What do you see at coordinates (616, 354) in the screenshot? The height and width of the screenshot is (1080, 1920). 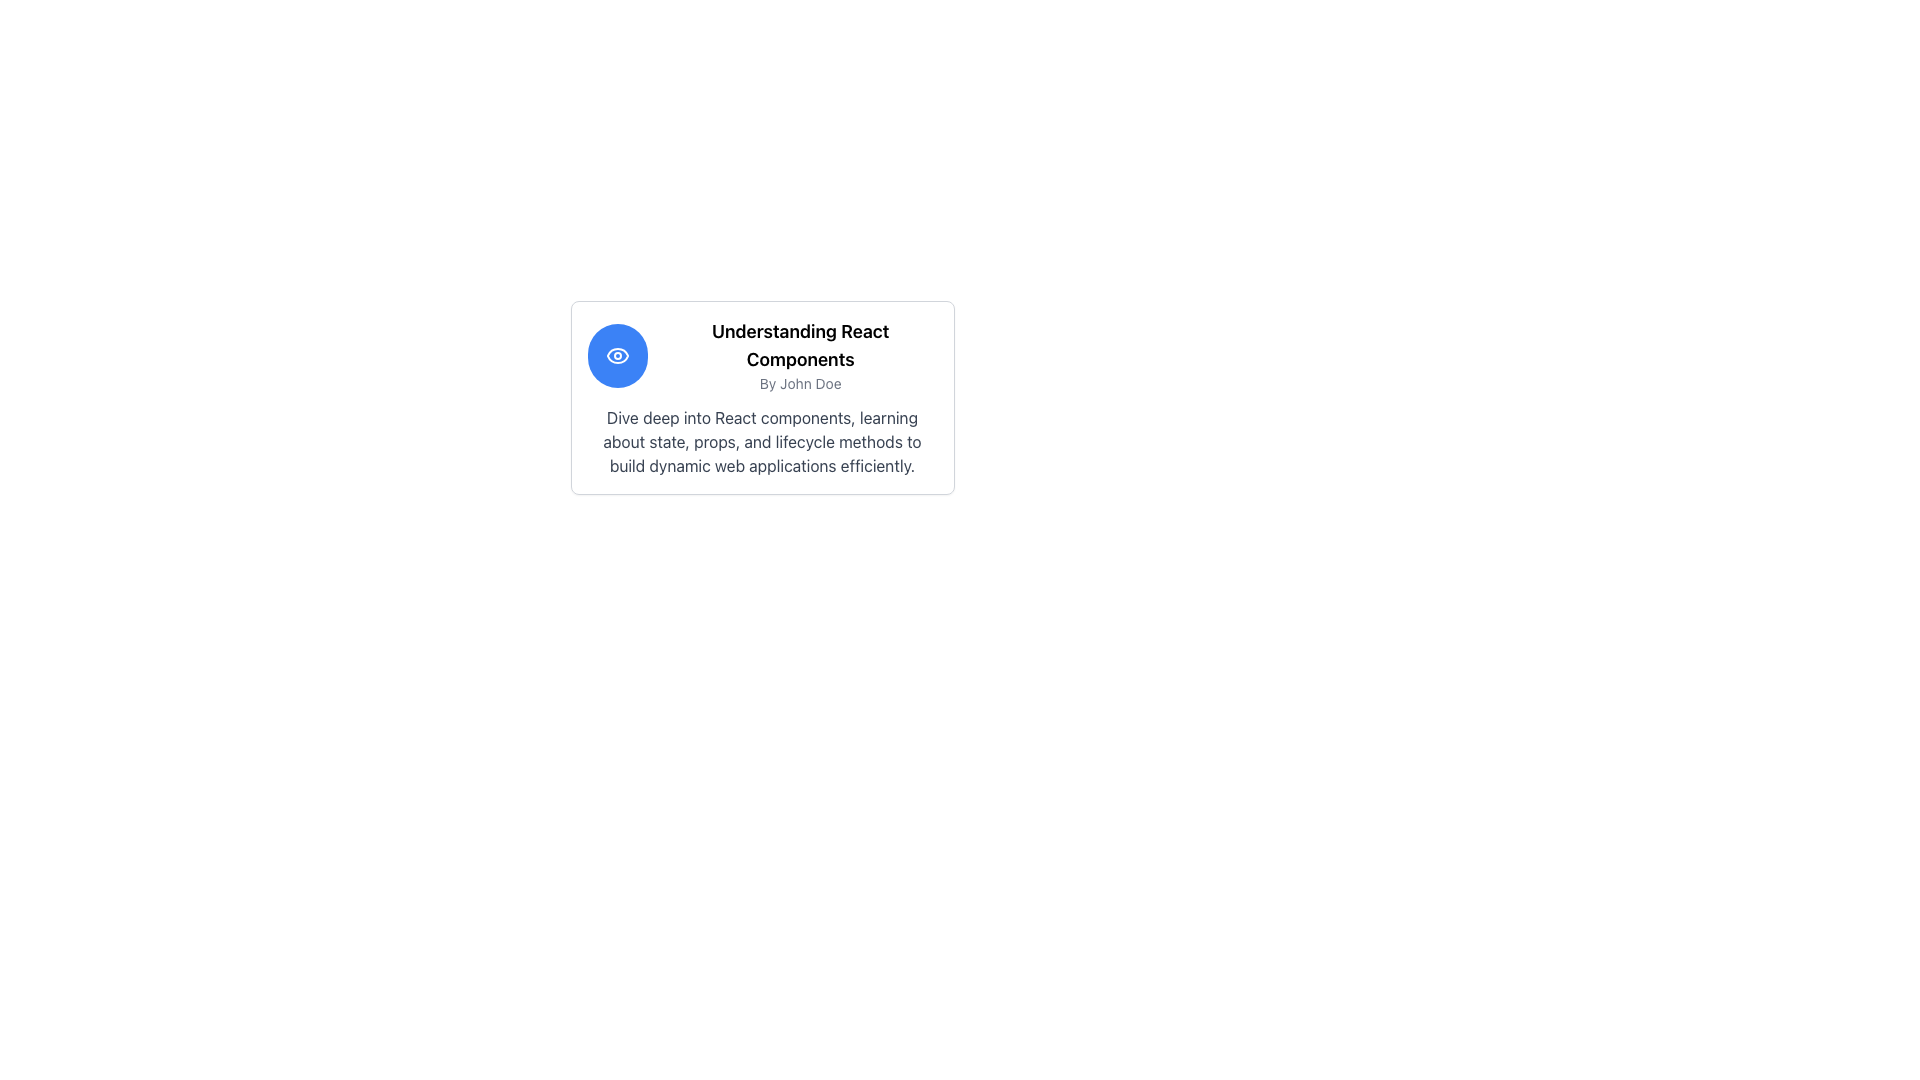 I see `the blue circular button with a white eye icon located to the left of the 'Understanding React Components' tutorial text by John Doe` at bounding box center [616, 354].